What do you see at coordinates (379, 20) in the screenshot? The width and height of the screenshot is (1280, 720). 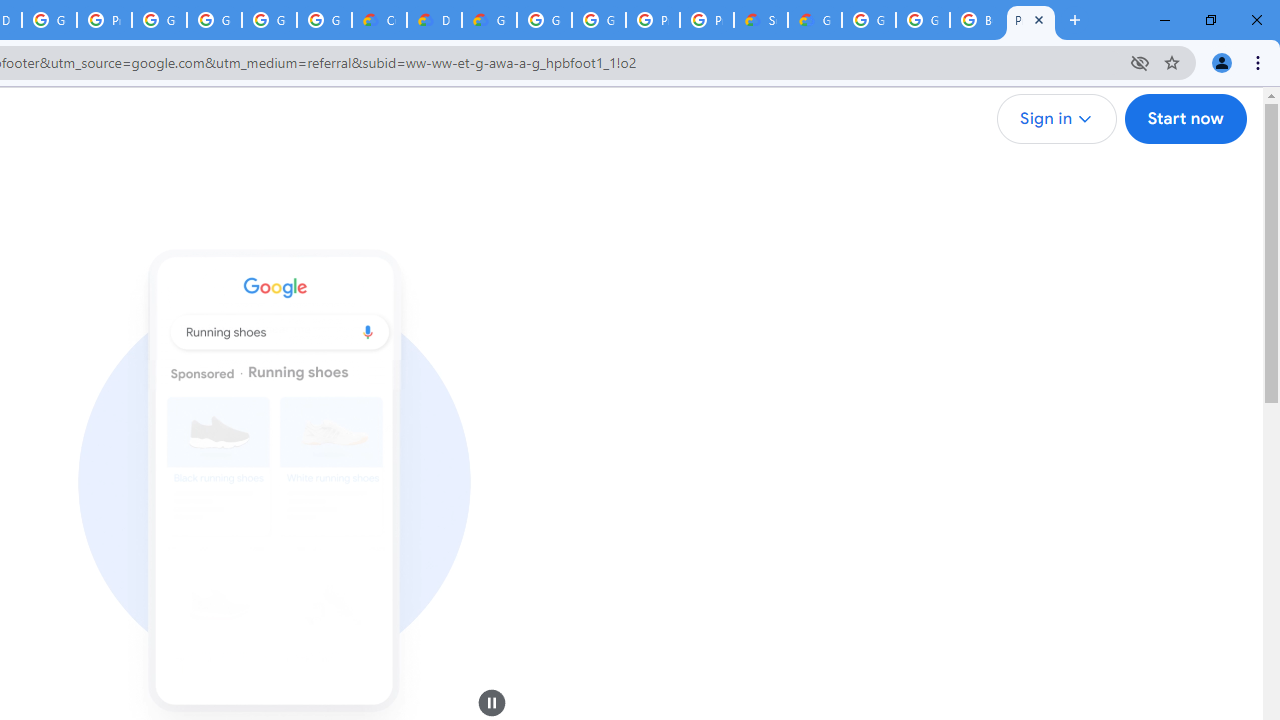 I see `'Customer Care | Google Cloud'` at bounding box center [379, 20].